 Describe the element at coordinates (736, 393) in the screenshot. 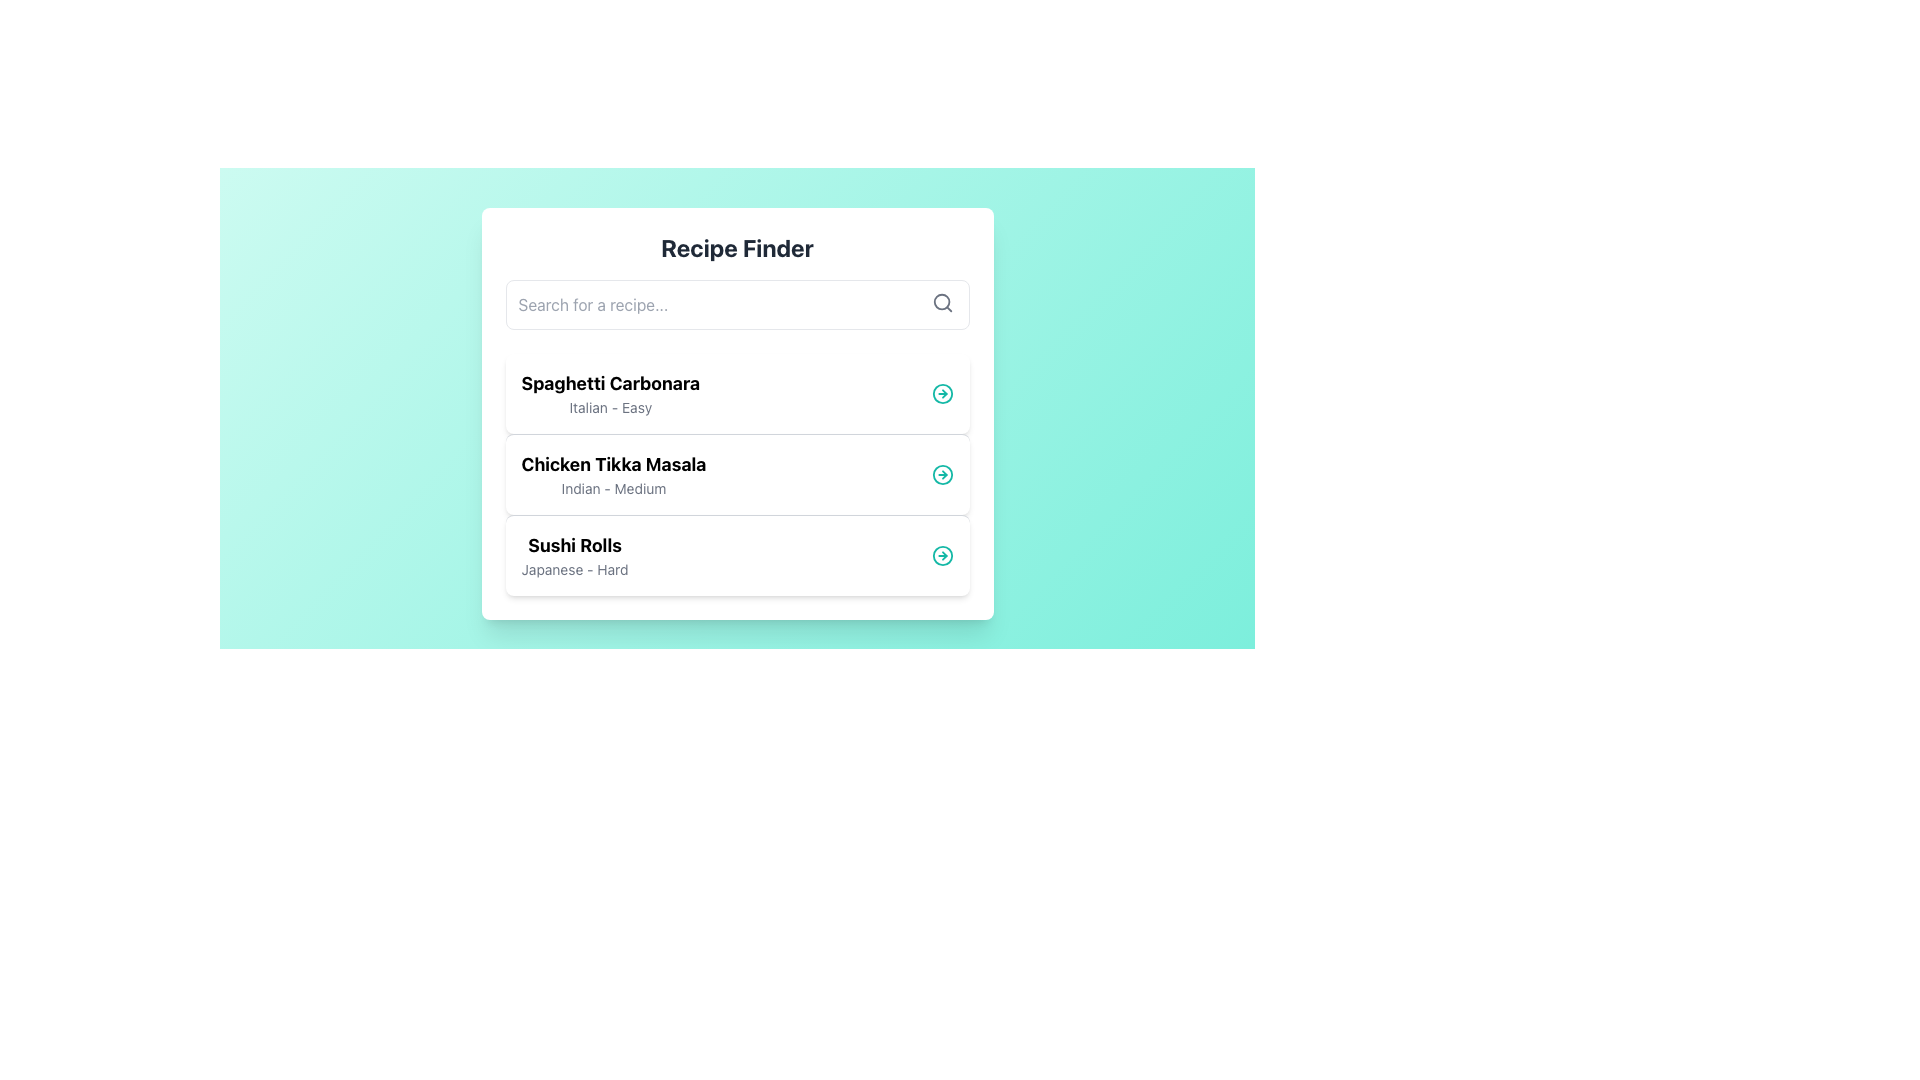

I see `the first recipe item in the recipe finder interface, located below the 'Recipe Finder' search bar` at that location.